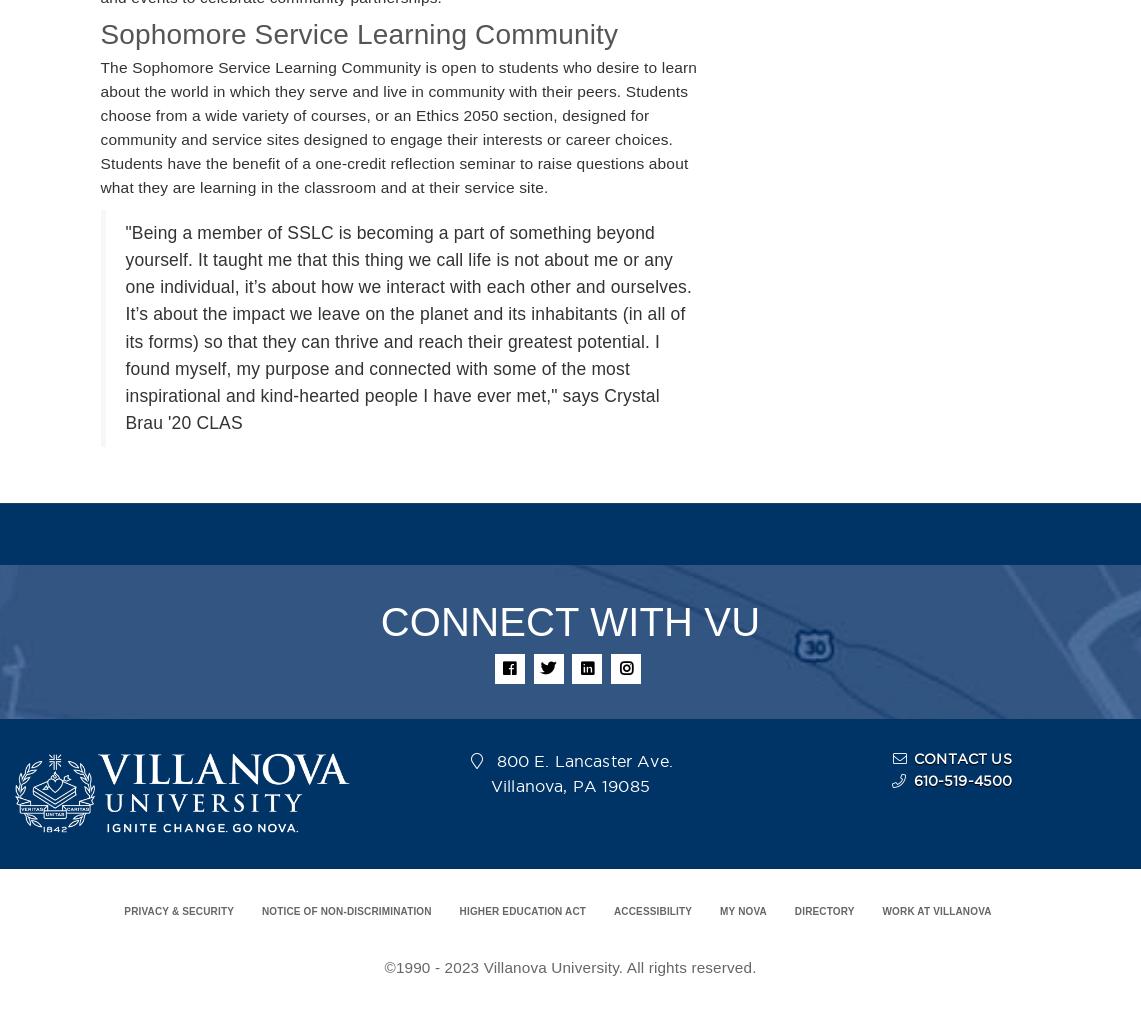  What do you see at coordinates (570, 621) in the screenshot?
I see `'CONNECT WITH VU'` at bounding box center [570, 621].